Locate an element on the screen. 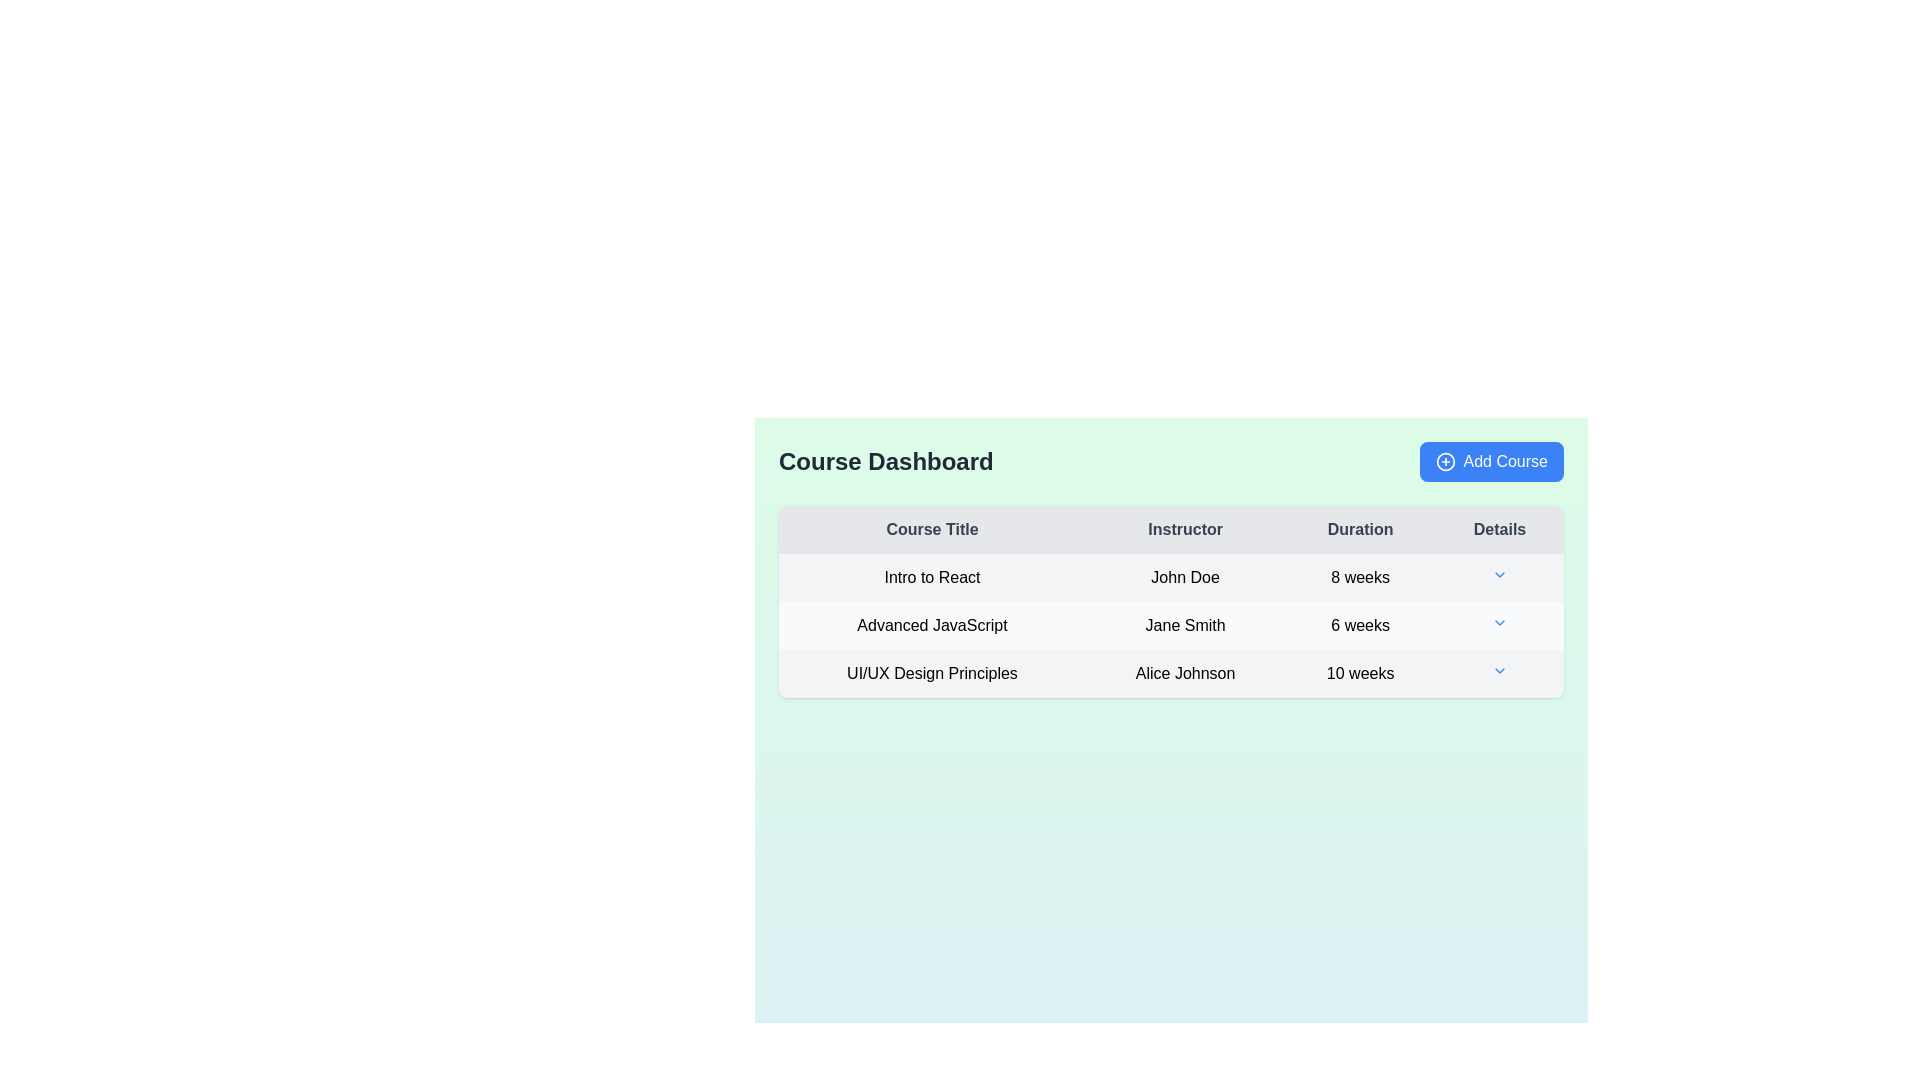 The width and height of the screenshot is (1920, 1080). the blue downward-facing arrow icon of the Dropdown button located in the 'Details' column of the last row of the 'Course Dashboard' table is located at coordinates (1500, 671).